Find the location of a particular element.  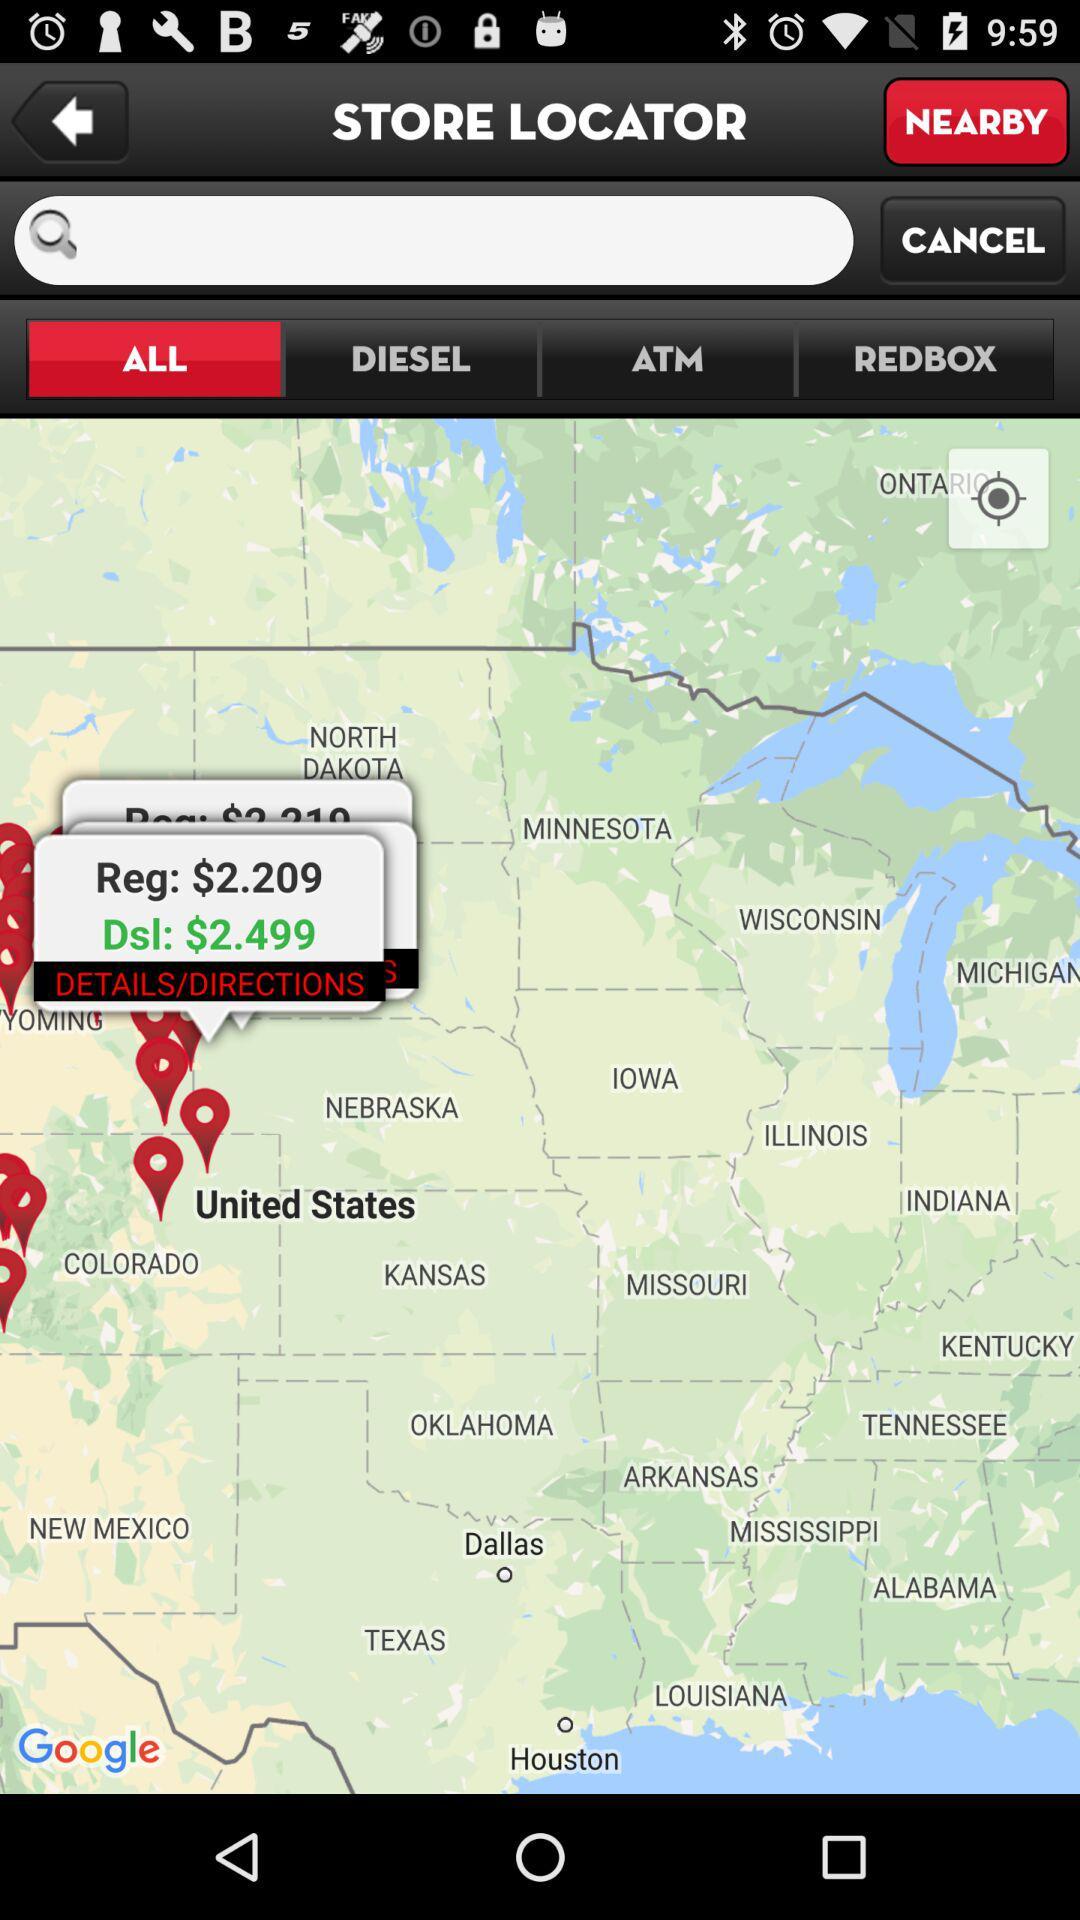

the diesel icon is located at coordinates (410, 359).